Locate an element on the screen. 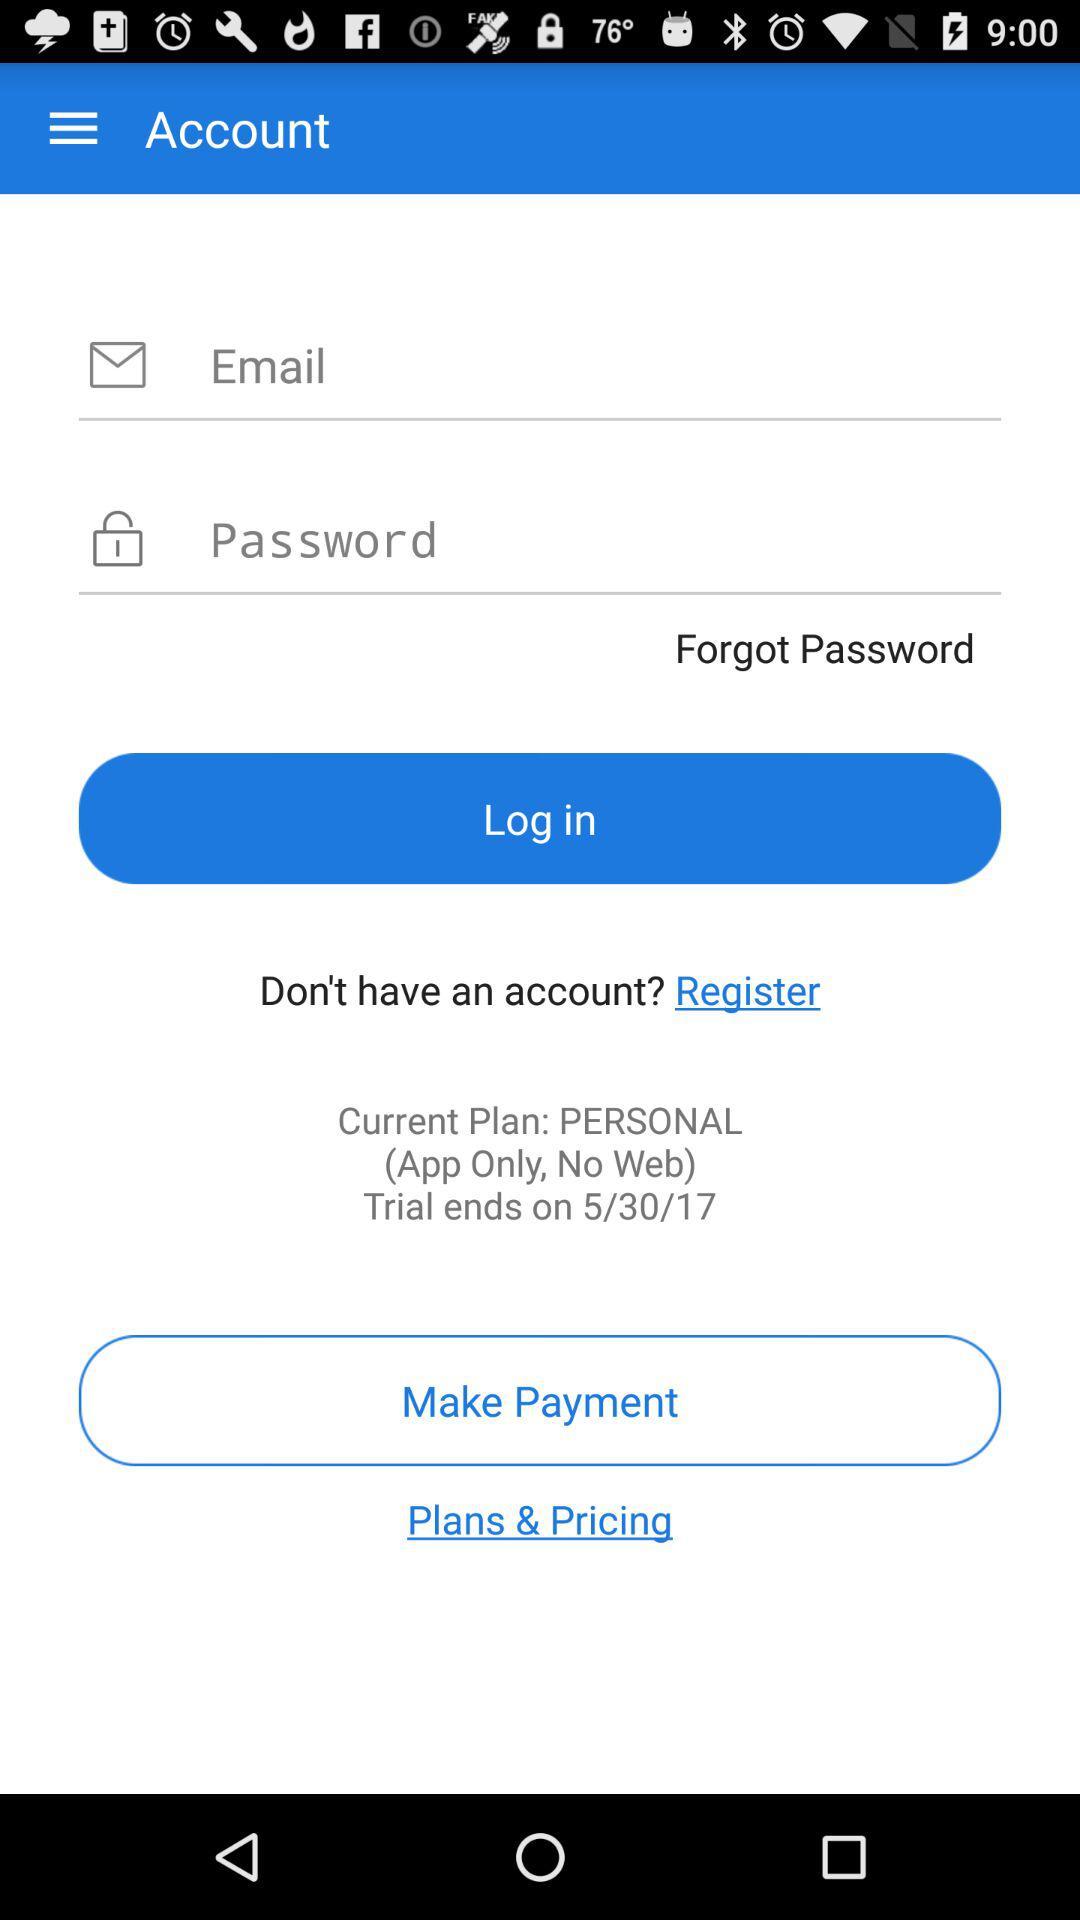 This screenshot has width=1080, height=1920. icon to the left of the account app is located at coordinates (72, 127).